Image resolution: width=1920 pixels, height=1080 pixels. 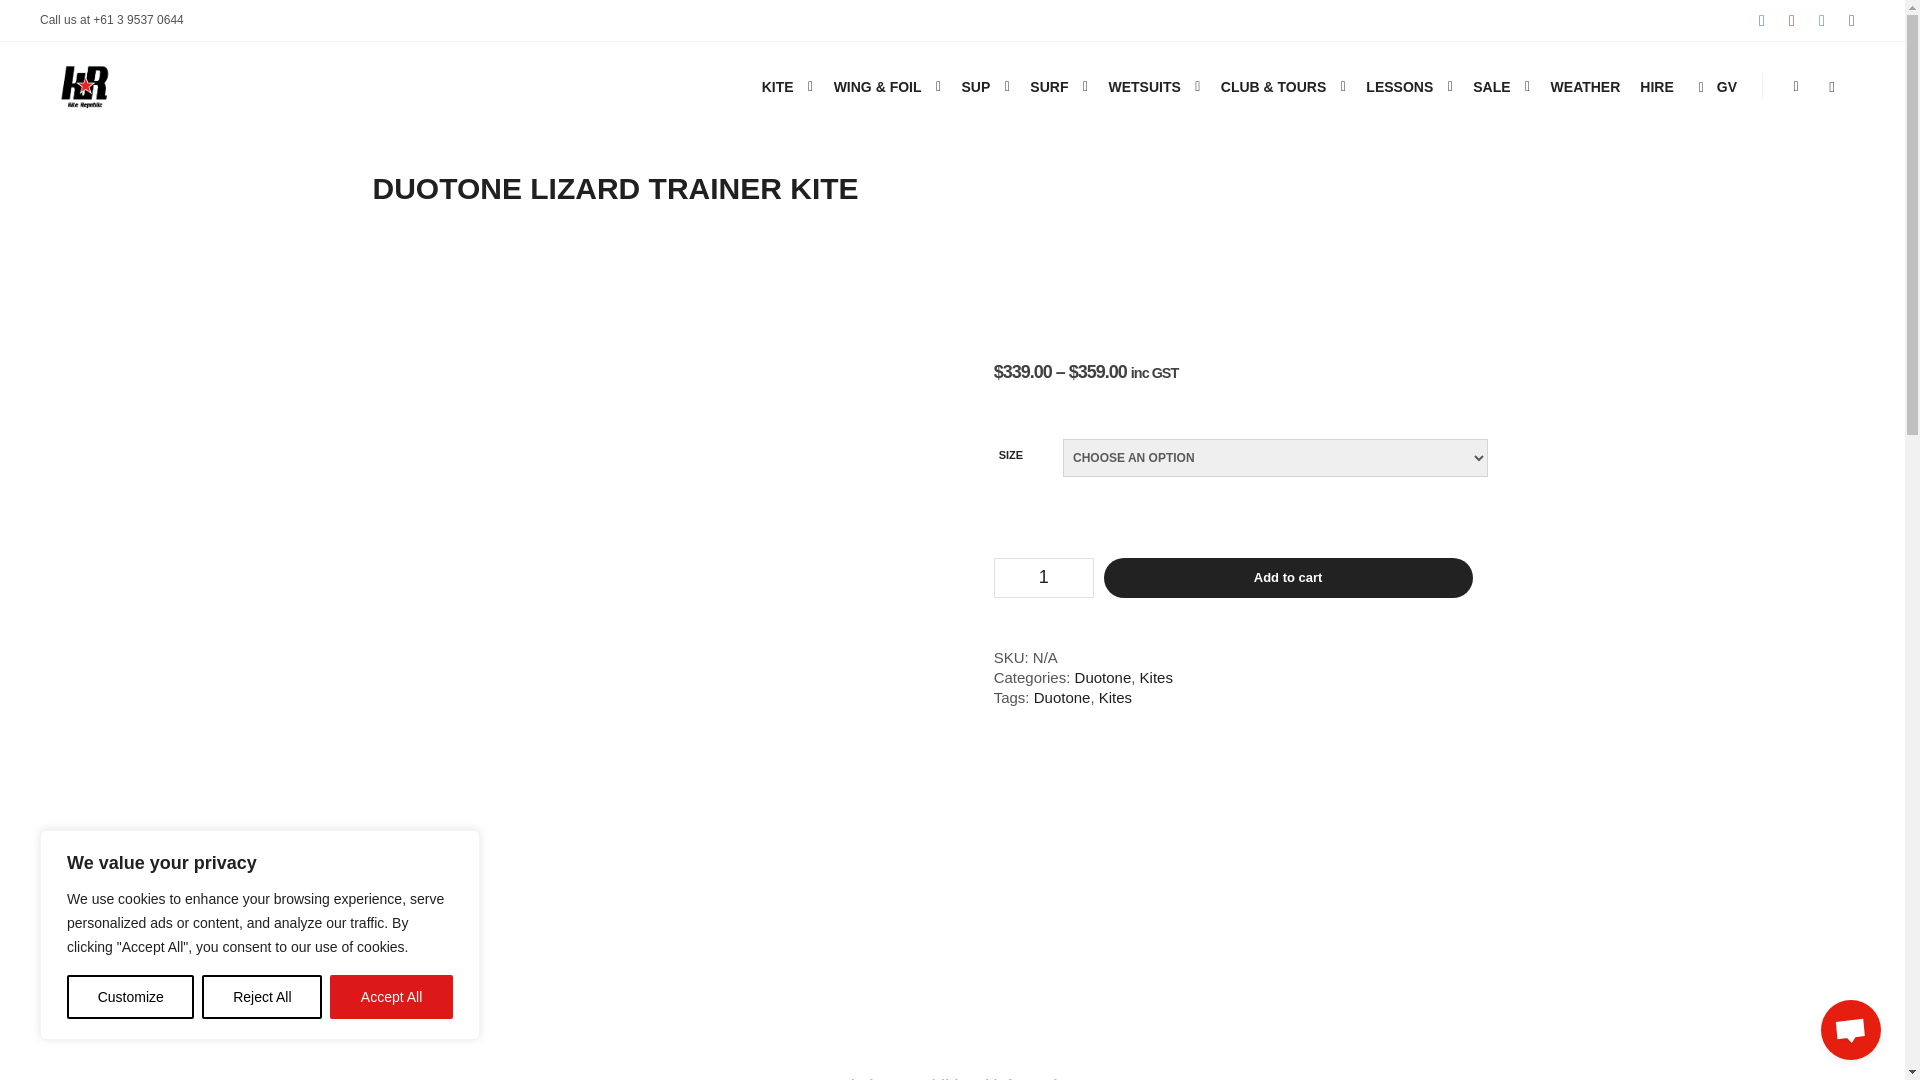 What do you see at coordinates (1045, 86) in the screenshot?
I see `'SURF'` at bounding box center [1045, 86].